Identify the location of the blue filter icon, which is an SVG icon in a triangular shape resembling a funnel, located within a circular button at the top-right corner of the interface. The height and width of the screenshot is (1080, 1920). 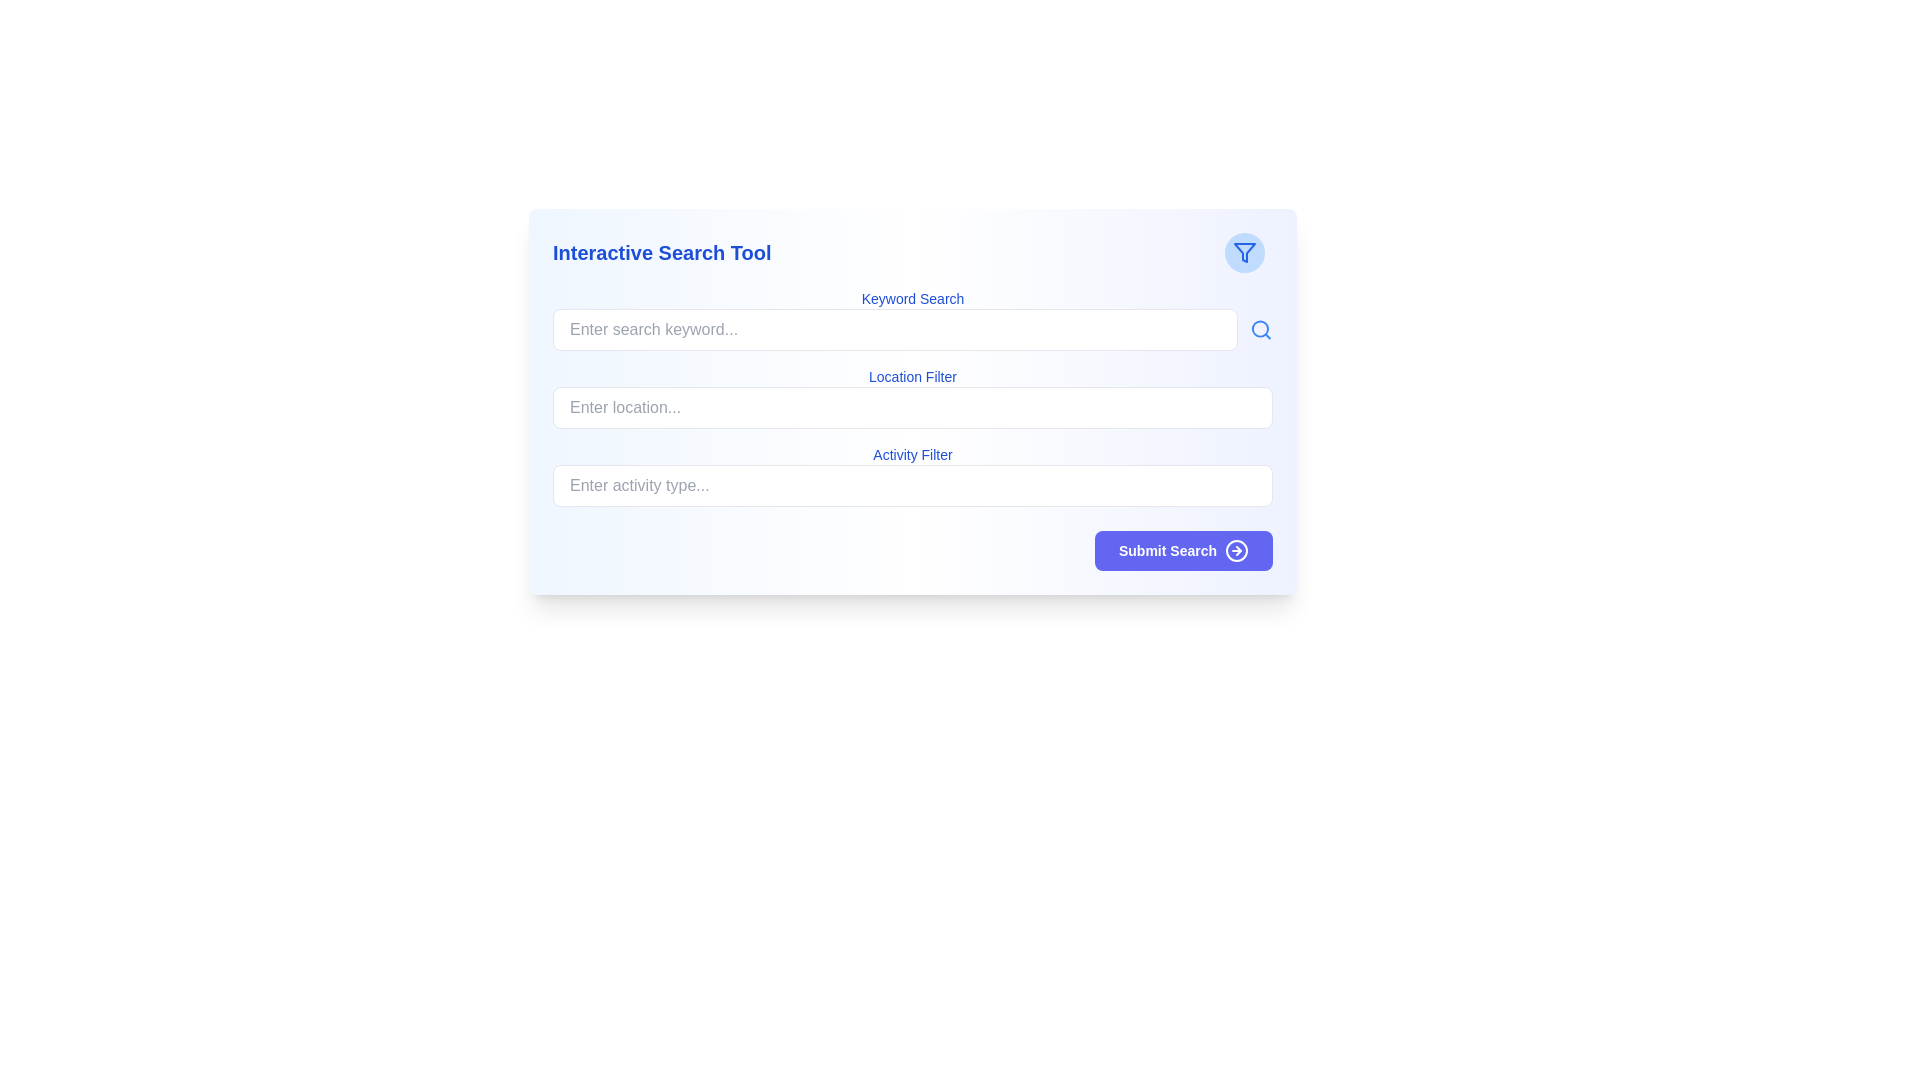
(1243, 252).